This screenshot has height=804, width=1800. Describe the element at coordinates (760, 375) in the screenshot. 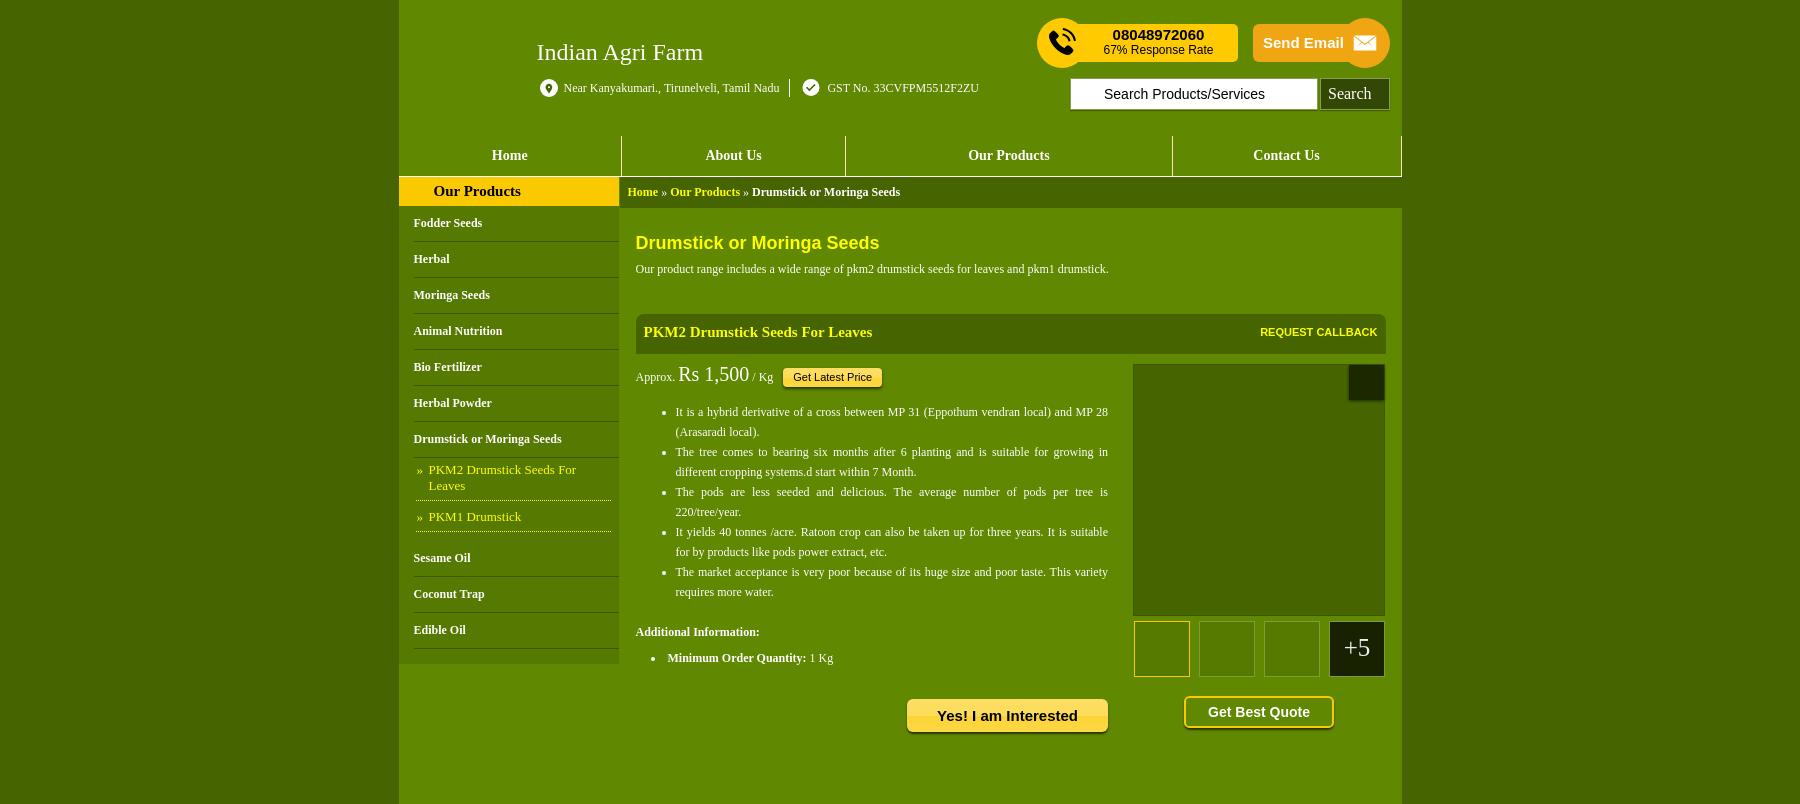

I see `'/ Kg'` at that location.